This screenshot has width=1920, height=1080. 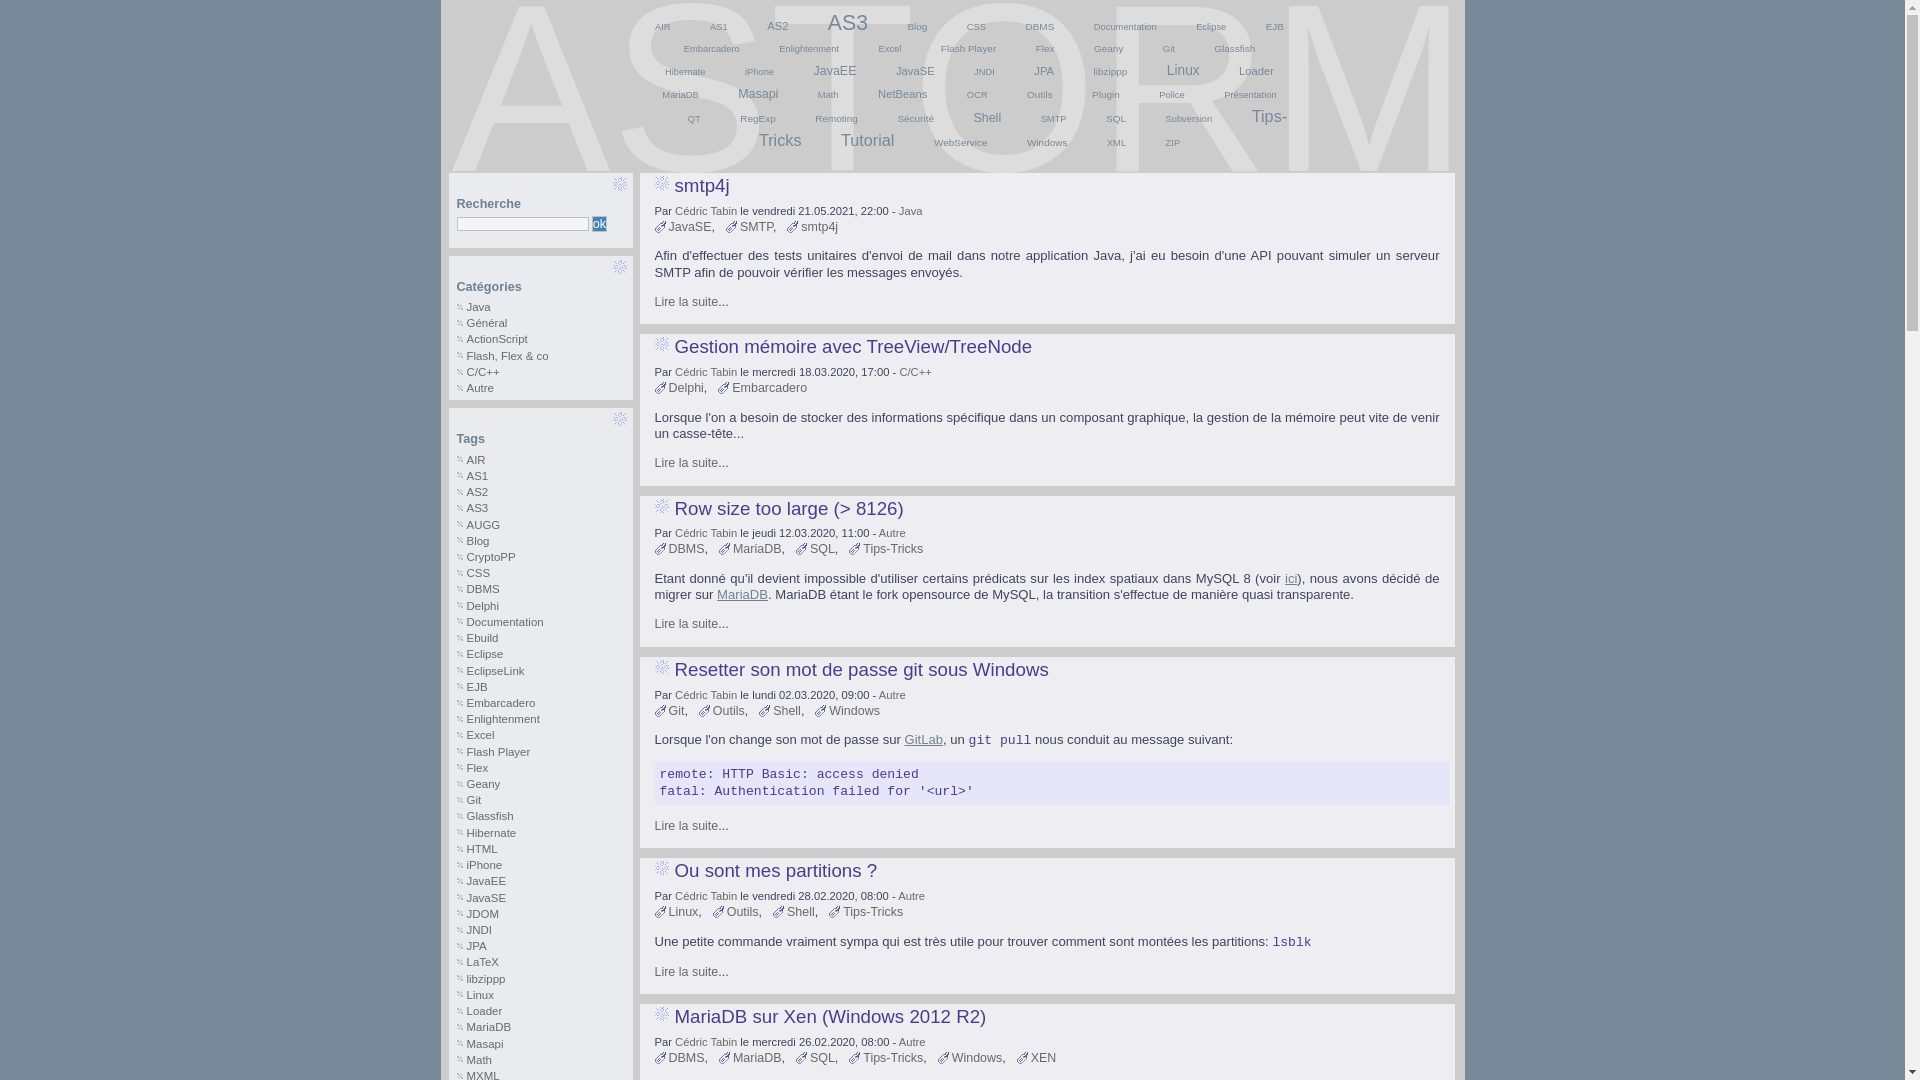 I want to click on 'RegExp', so click(x=756, y=118).